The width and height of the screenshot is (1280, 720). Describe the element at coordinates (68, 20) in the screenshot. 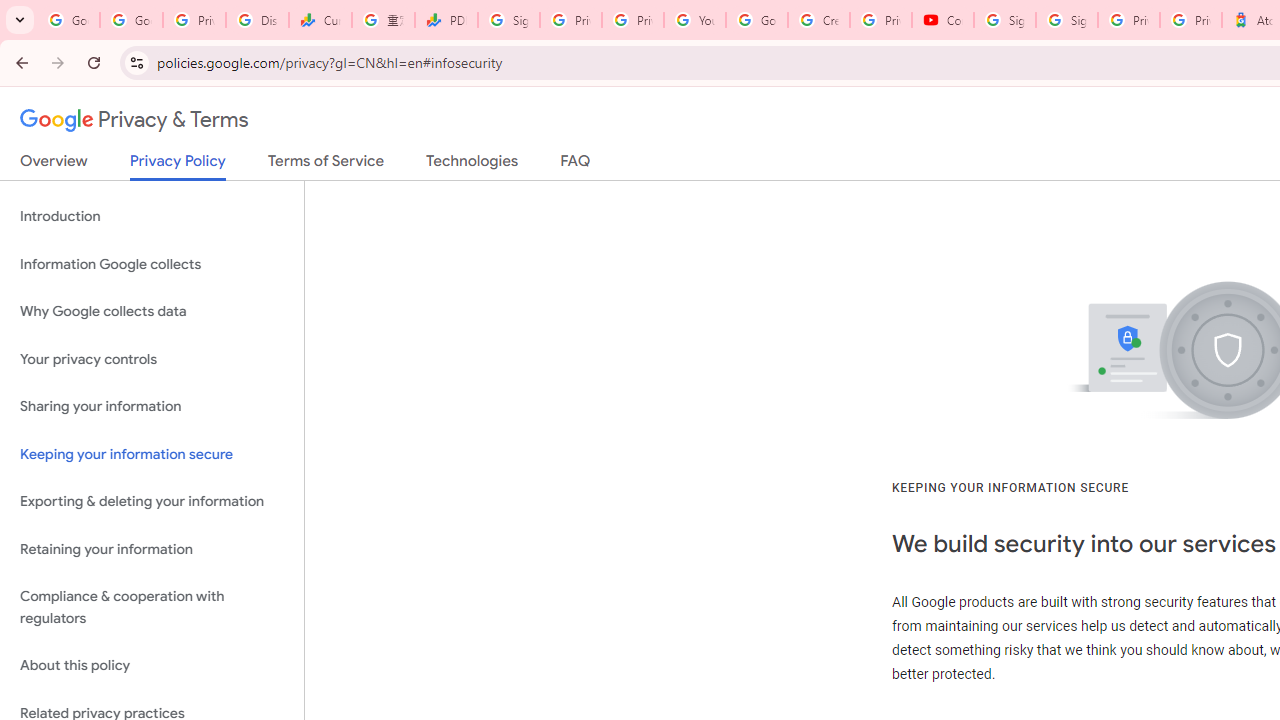

I see `'Google Workspace Admin Community'` at that location.